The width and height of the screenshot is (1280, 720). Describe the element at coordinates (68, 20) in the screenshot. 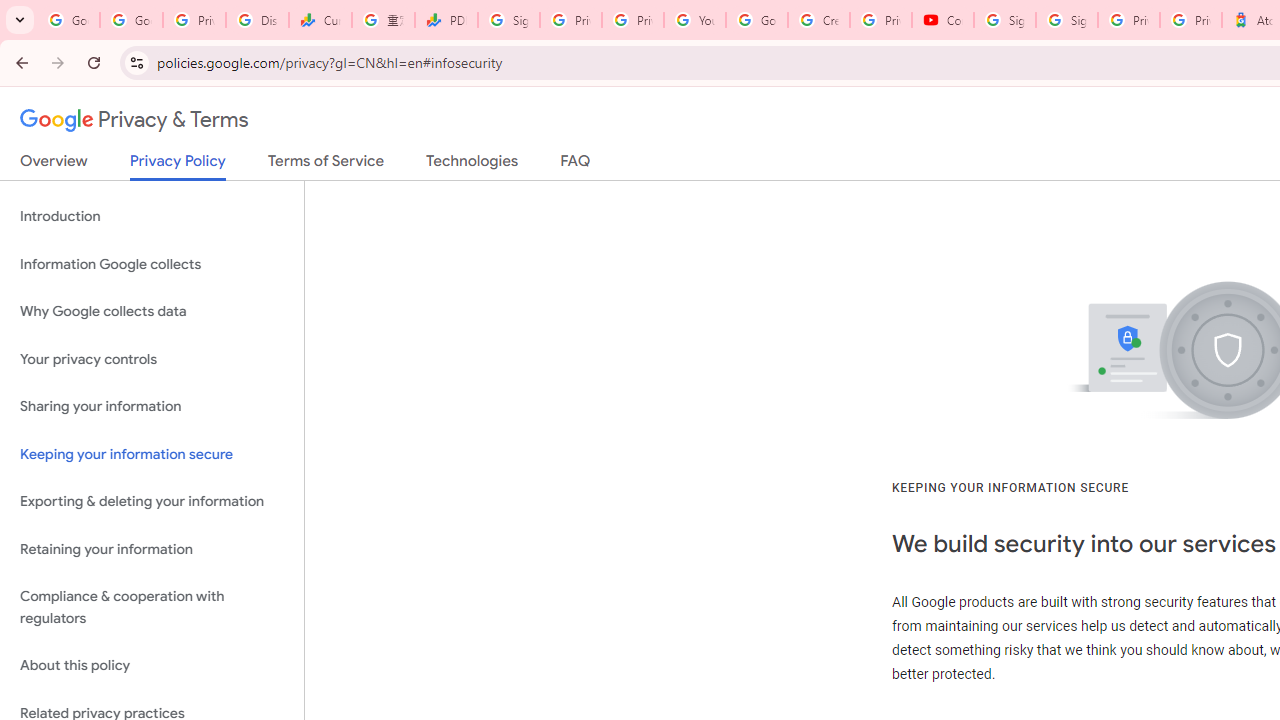

I see `'Google Workspace Admin Community'` at that location.